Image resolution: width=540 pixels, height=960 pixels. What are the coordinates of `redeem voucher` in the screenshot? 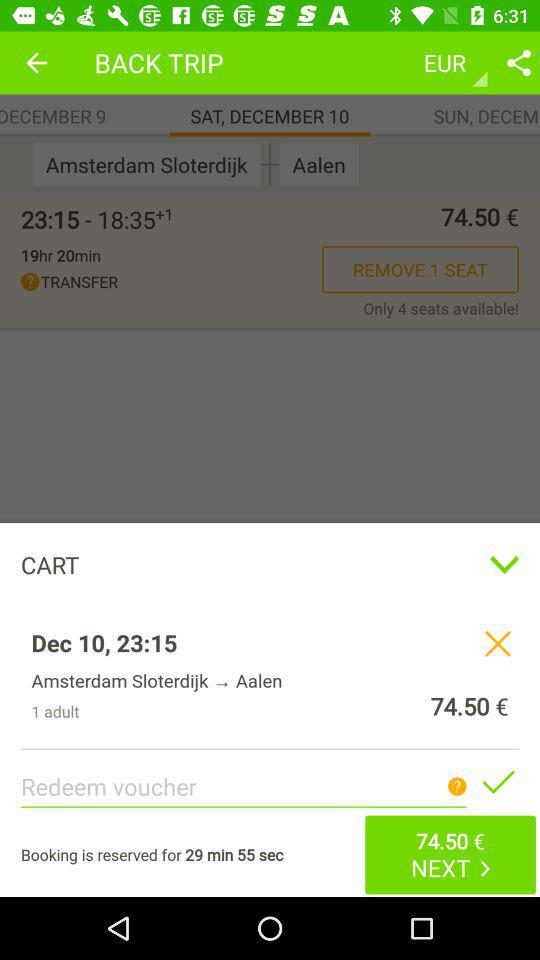 It's located at (496, 781).